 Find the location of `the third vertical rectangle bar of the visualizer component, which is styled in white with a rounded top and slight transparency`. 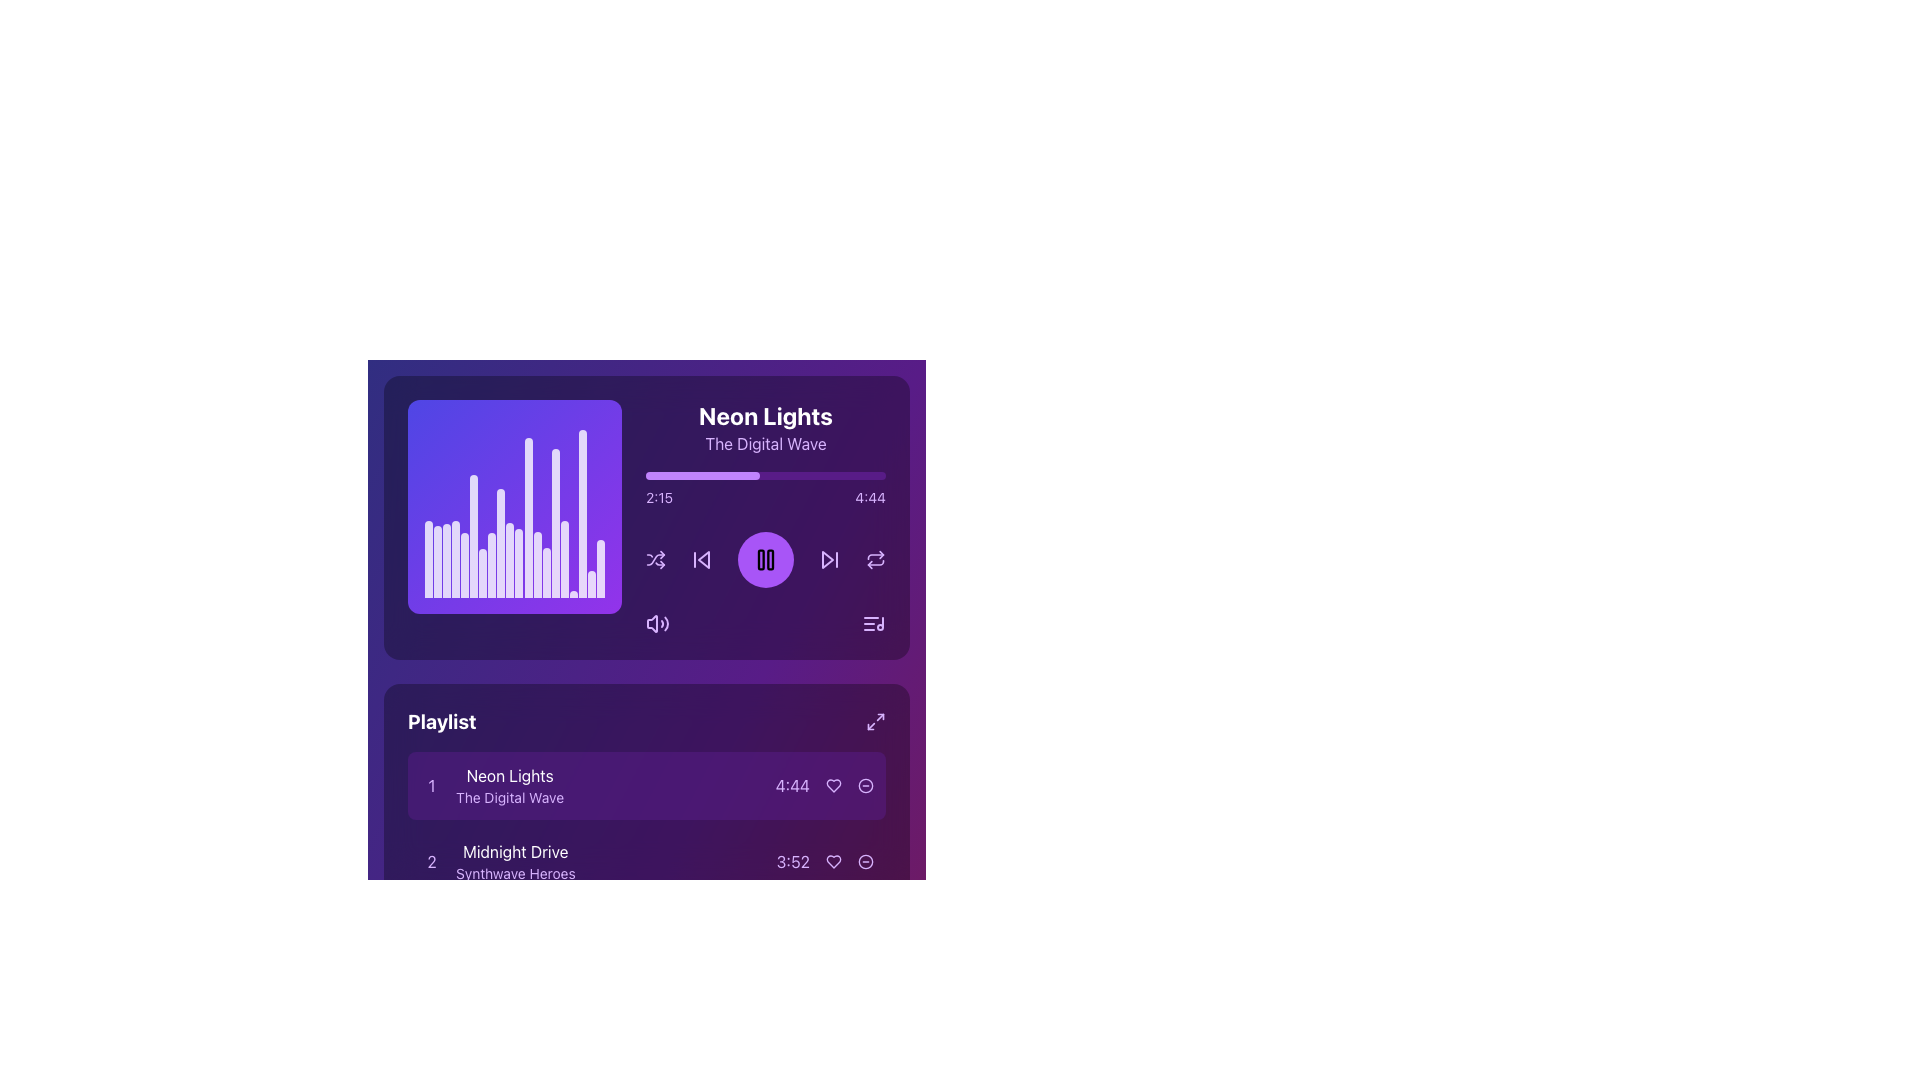

the third vertical rectangle bar of the visualizer component, which is styled in white with a rounded top and slight transparency is located at coordinates (445, 561).